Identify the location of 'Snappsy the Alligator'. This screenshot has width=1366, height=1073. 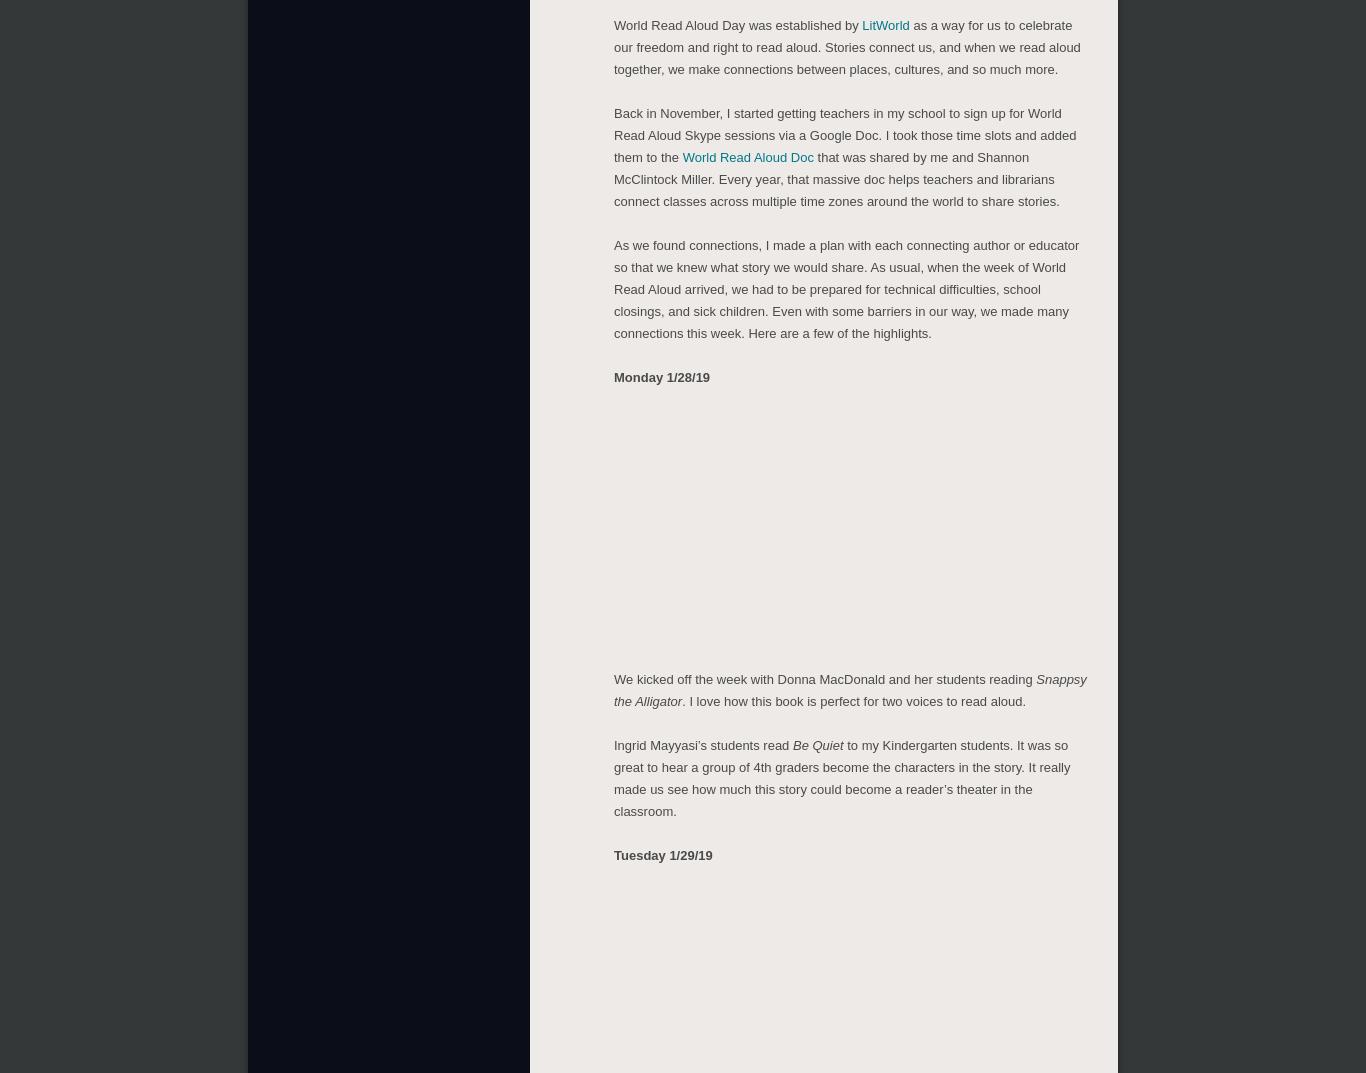
(849, 686).